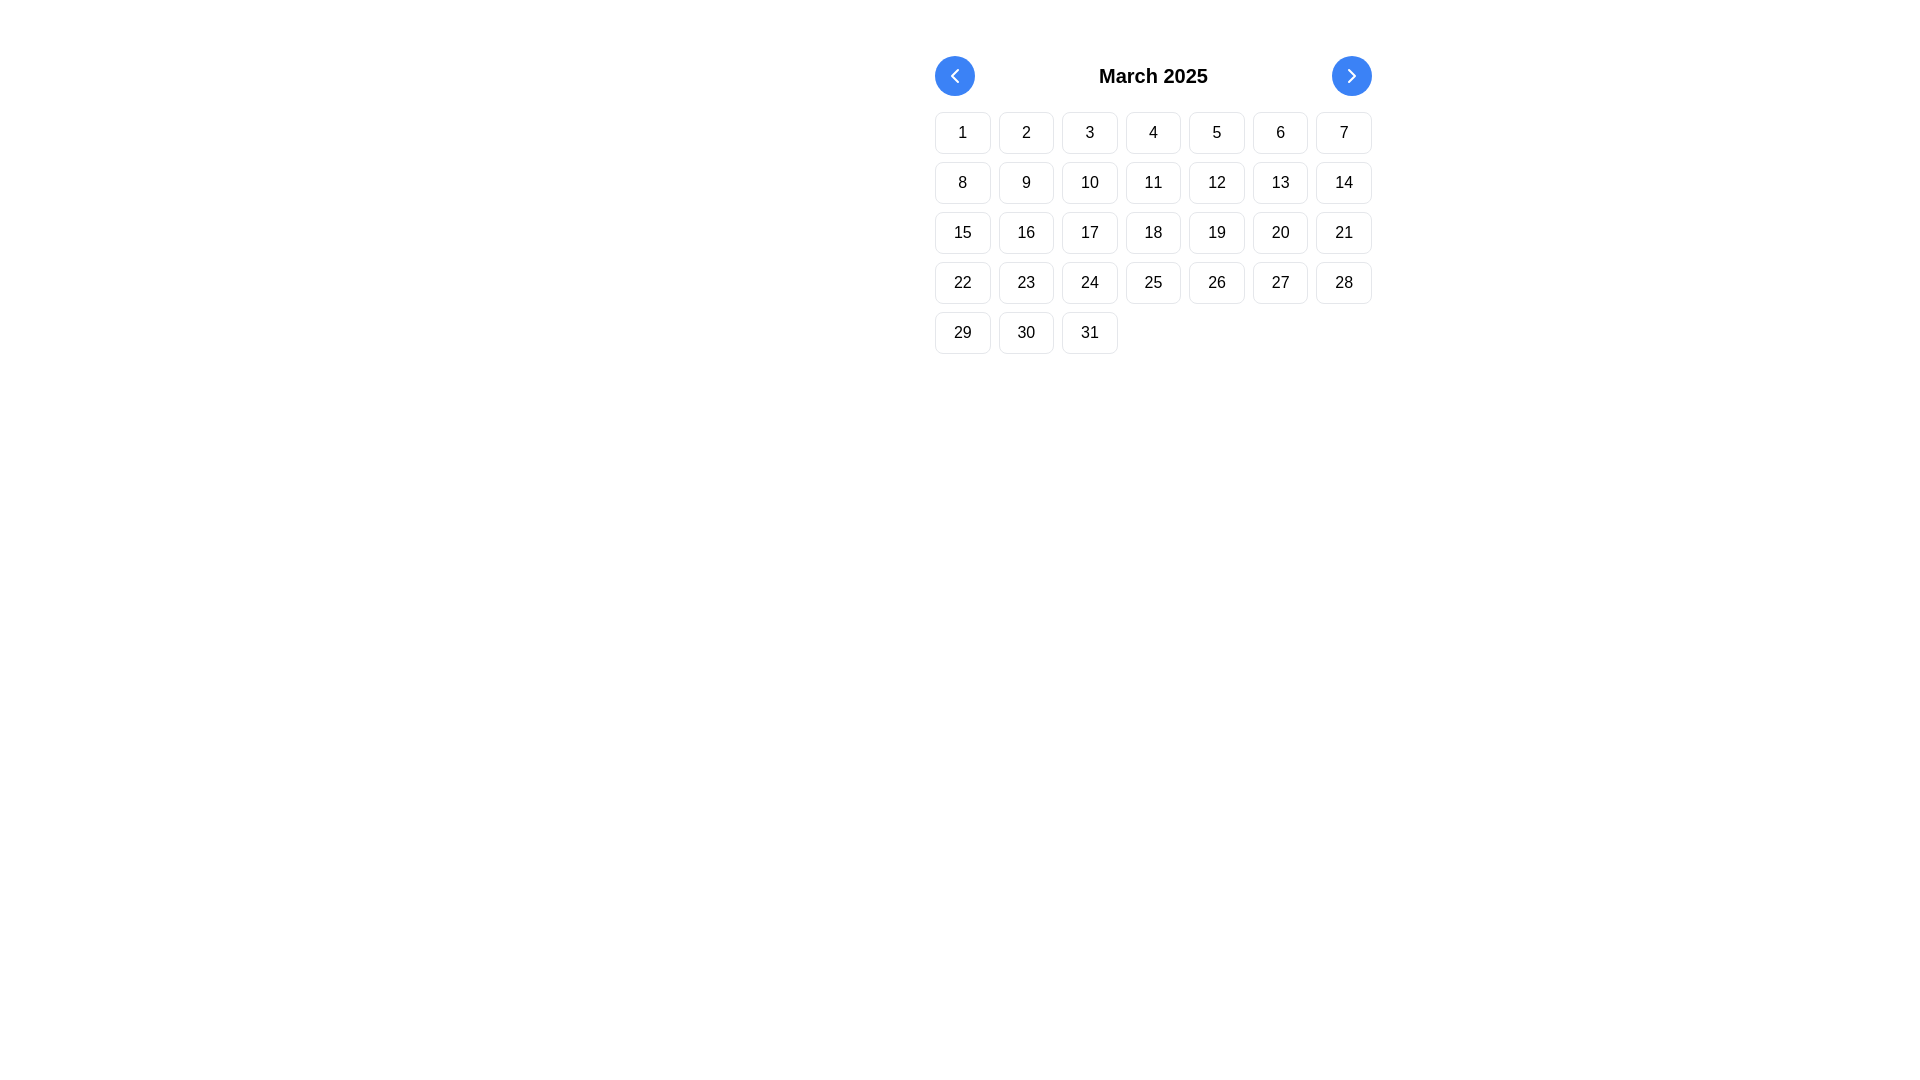 The width and height of the screenshot is (1920, 1080). I want to click on the leftmost navigation button in the calendar header, so click(954, 75).